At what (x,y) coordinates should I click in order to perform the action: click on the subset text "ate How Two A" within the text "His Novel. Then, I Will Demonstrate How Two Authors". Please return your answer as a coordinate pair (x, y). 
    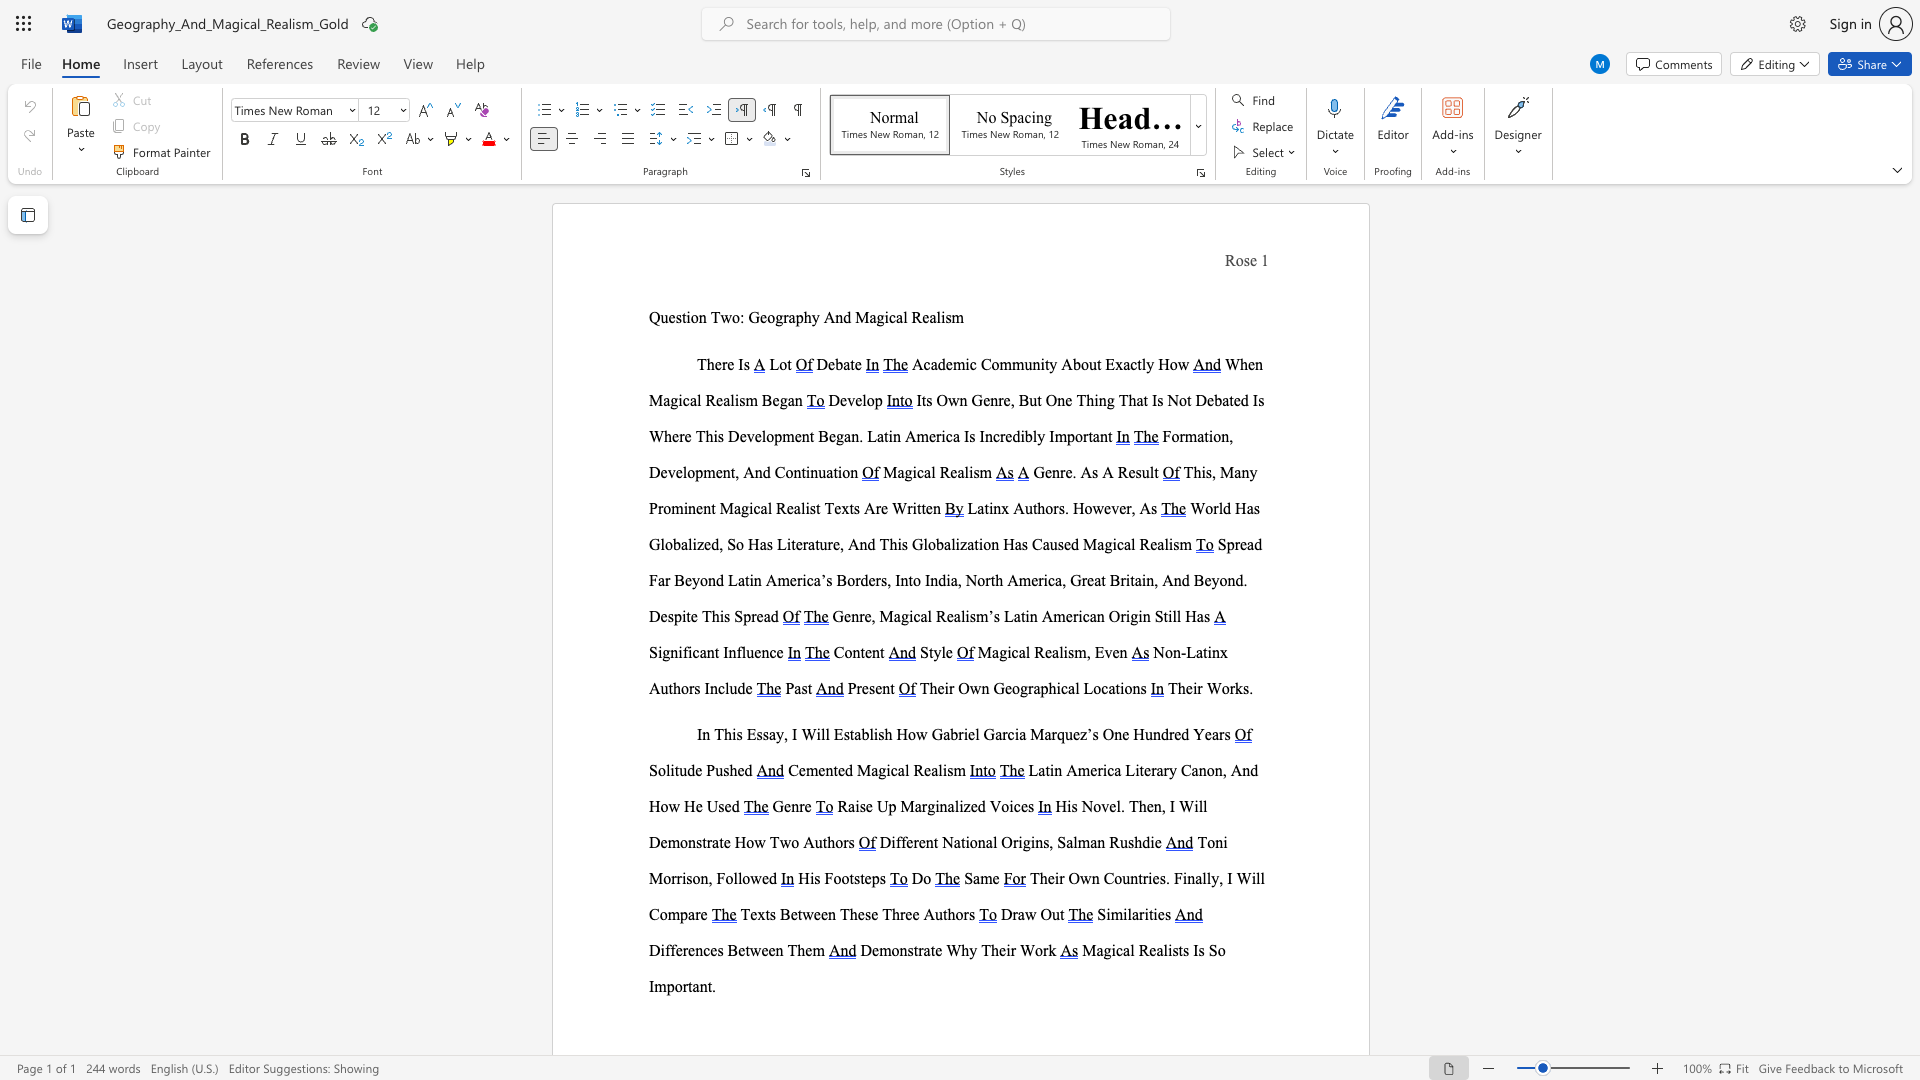
    Looking at the image, I should click on (712, 842).